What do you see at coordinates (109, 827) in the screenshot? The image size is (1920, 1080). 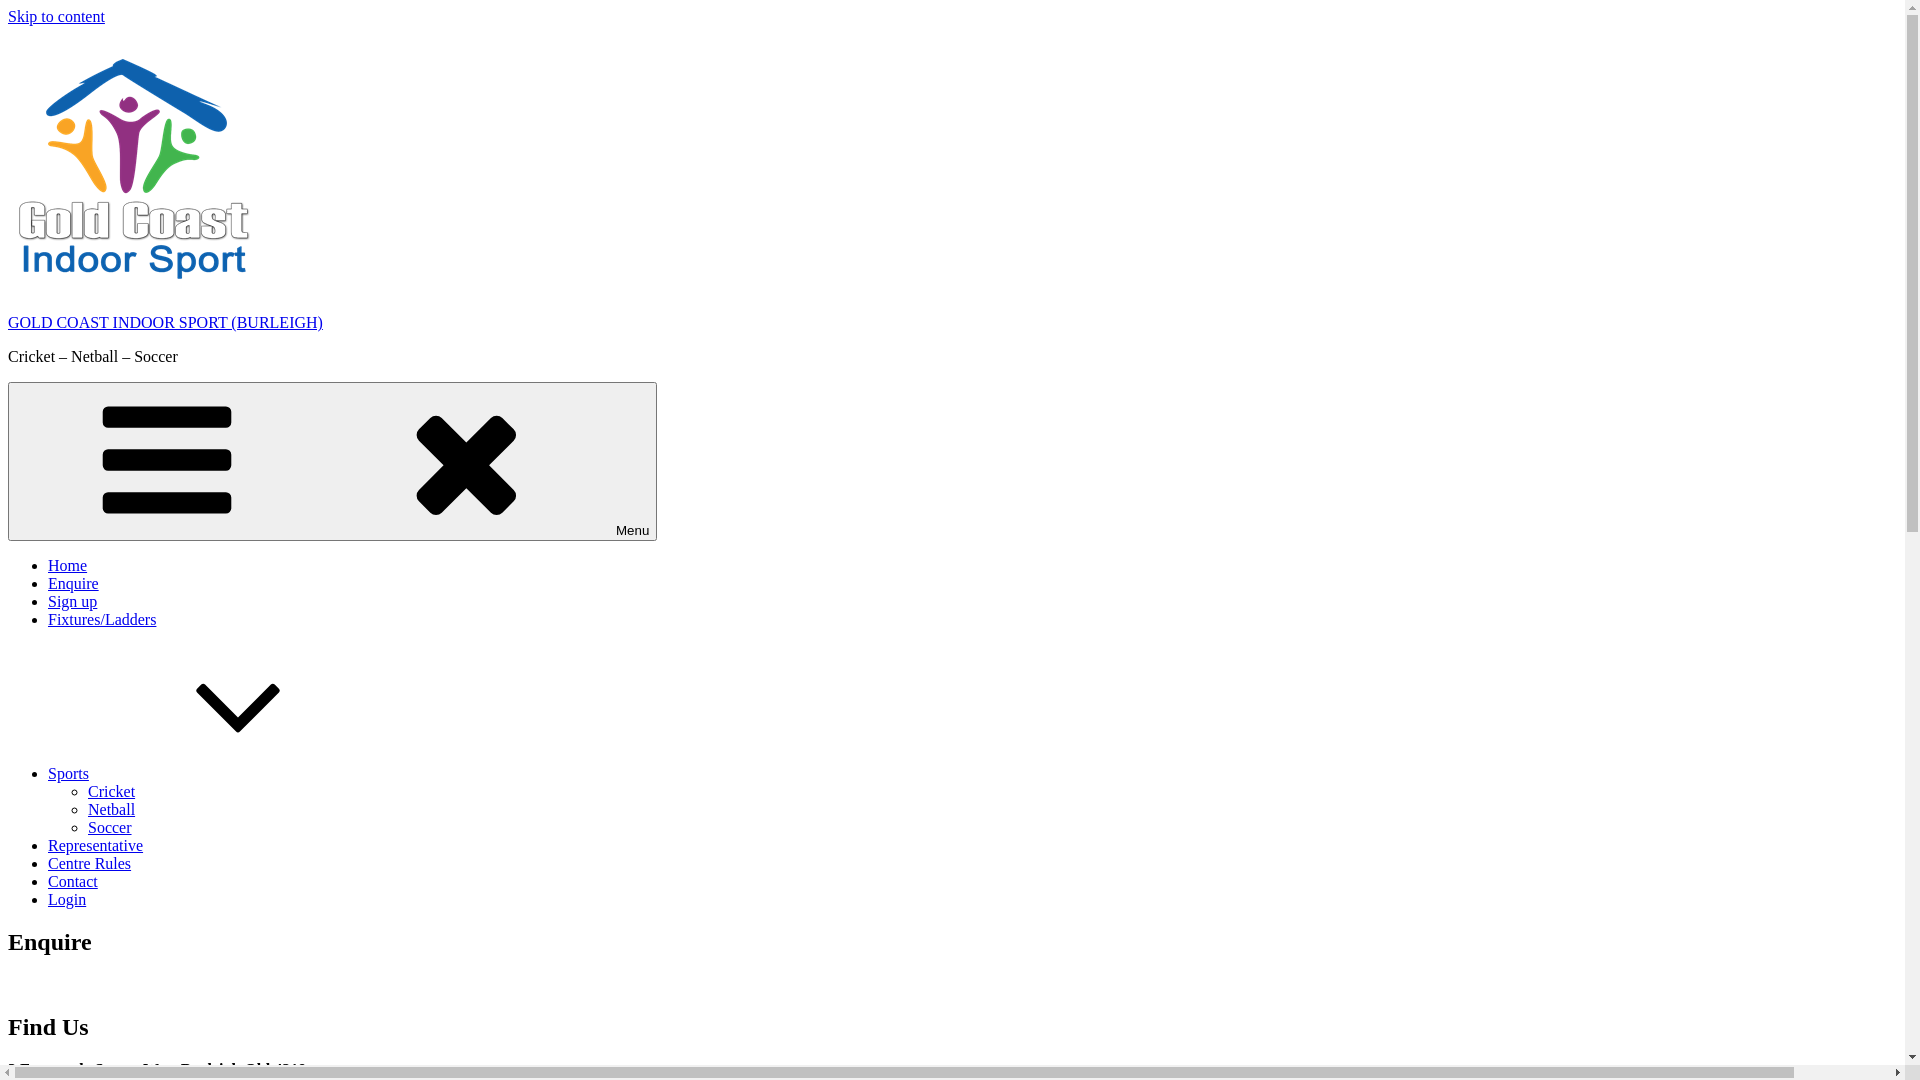 I see `'Soccer'` at bounding box center [109, 827].